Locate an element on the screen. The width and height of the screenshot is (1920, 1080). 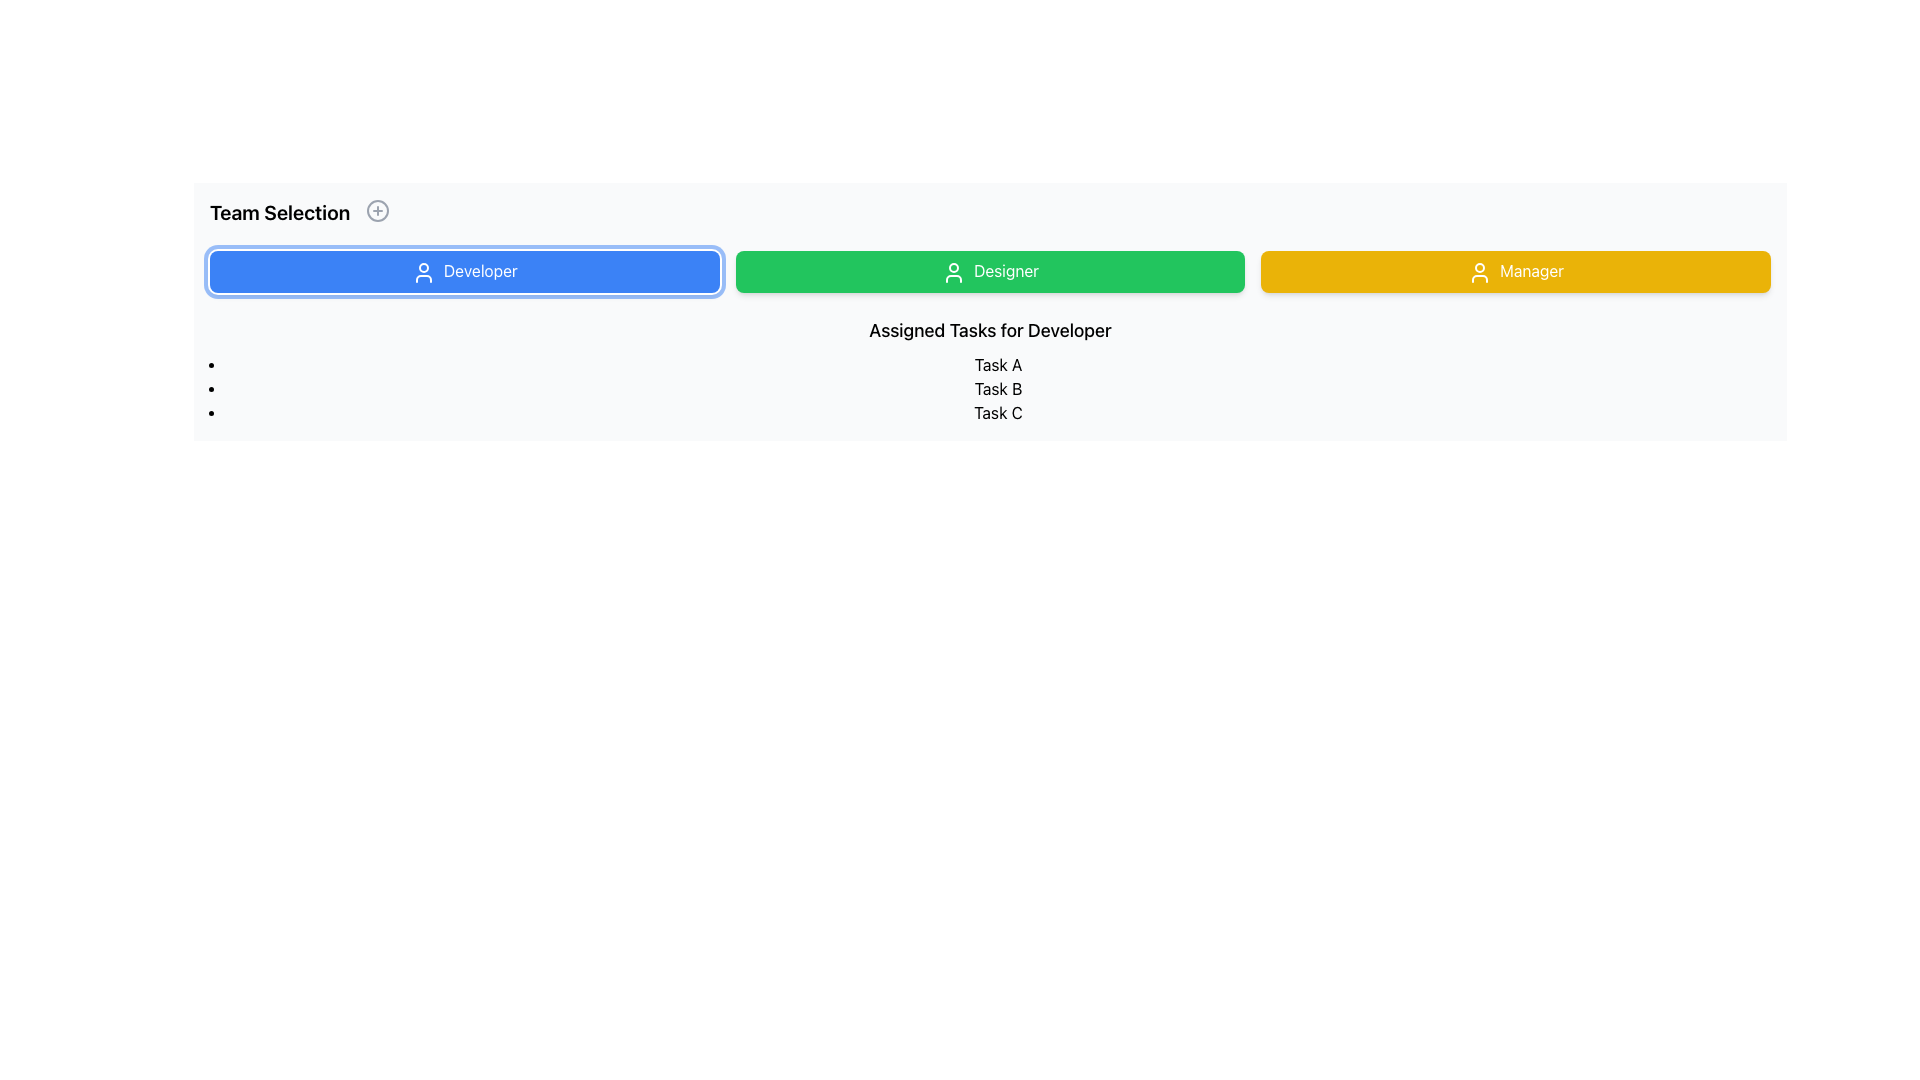
properties of the 'Manager' icon located within the yellow button, which is the third button in a horizontal group of similar buttons is located at coordinates (1479, 272).